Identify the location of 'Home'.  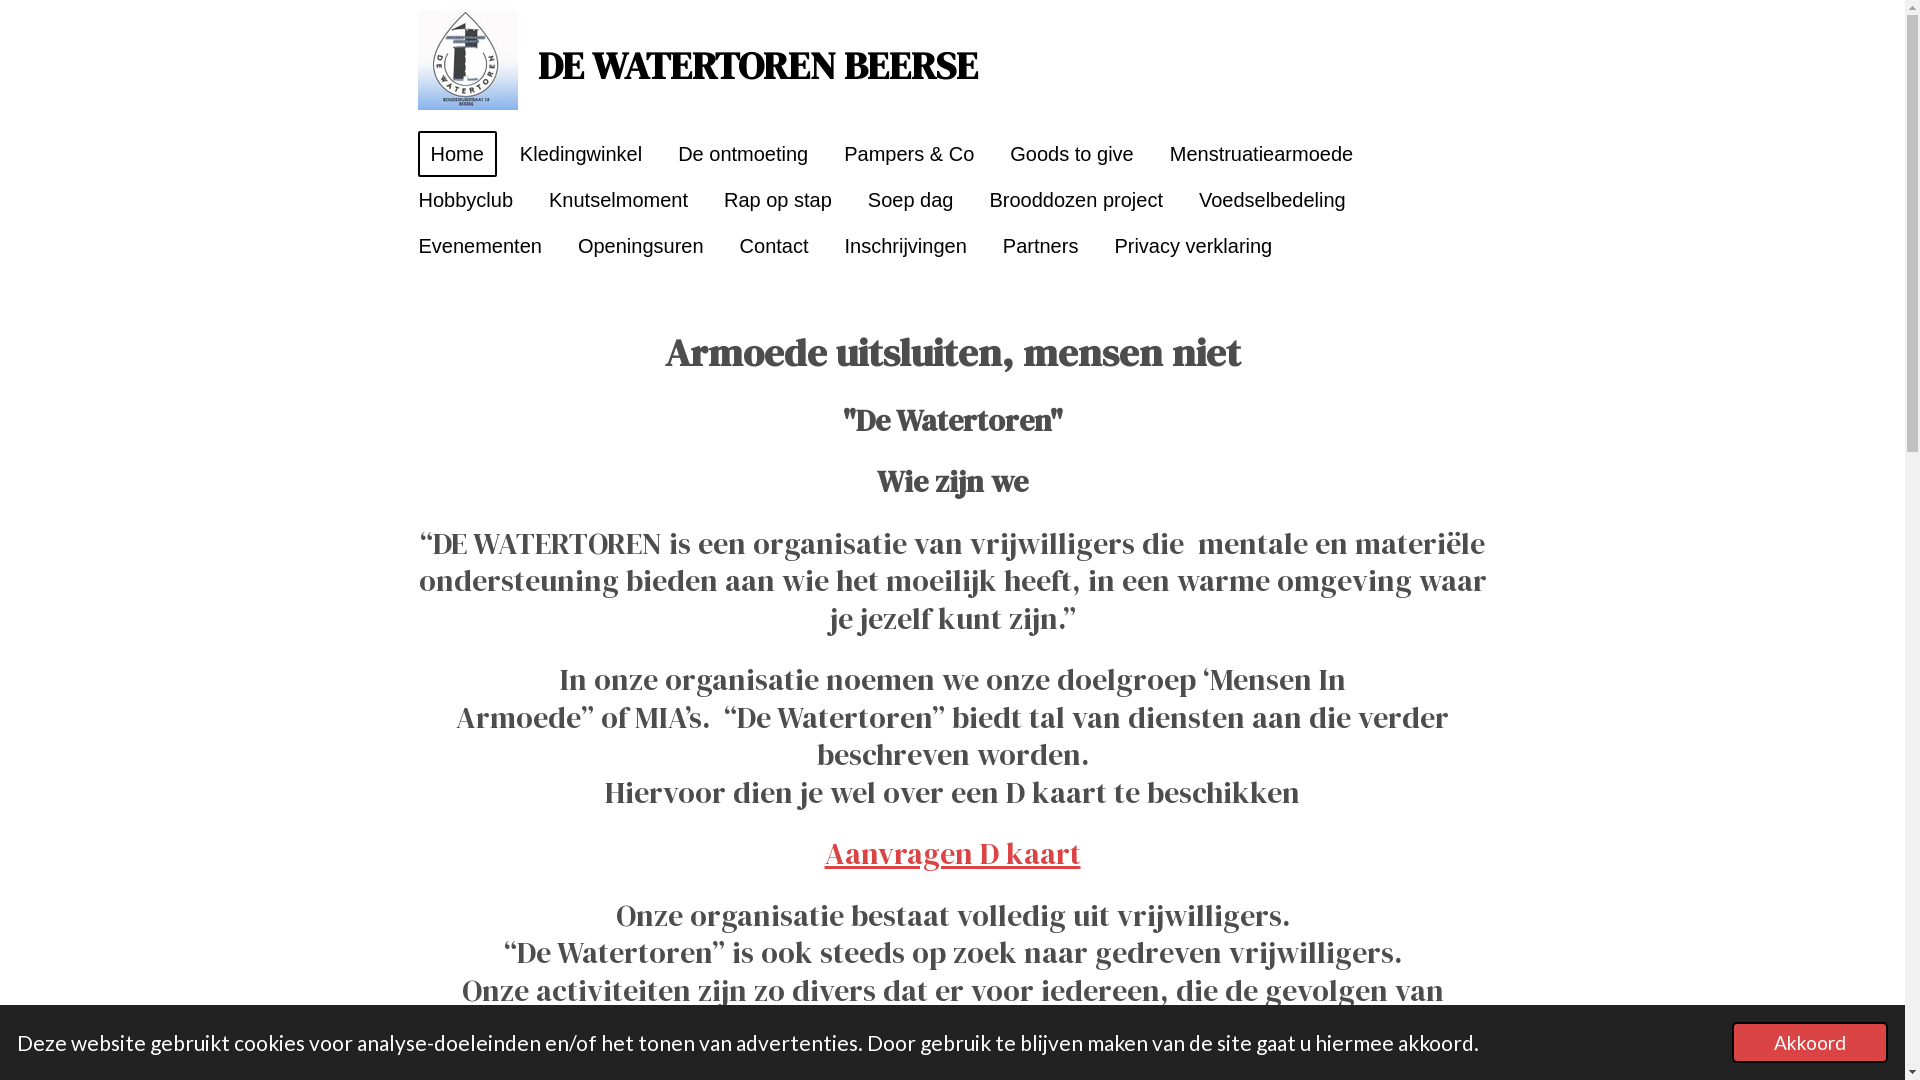
(456, 153).